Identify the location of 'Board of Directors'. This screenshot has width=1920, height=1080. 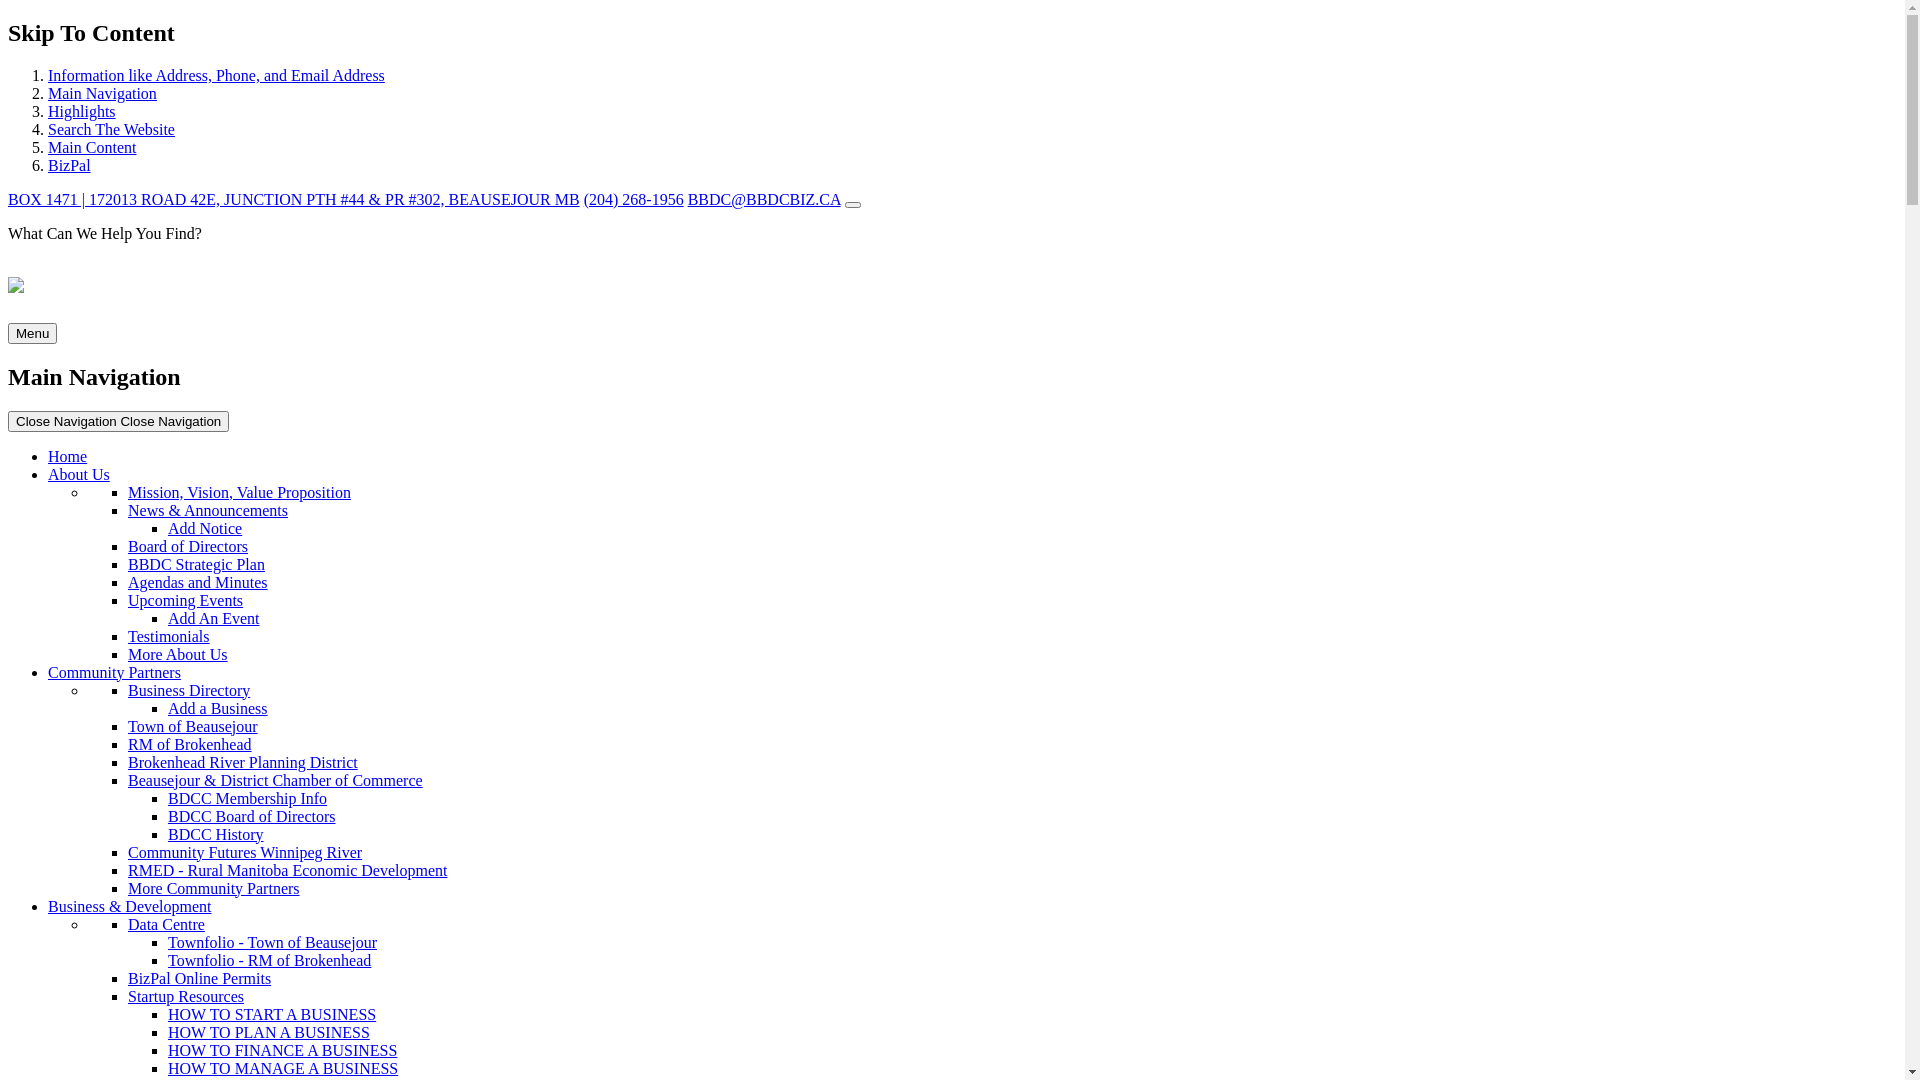
(127, 546).